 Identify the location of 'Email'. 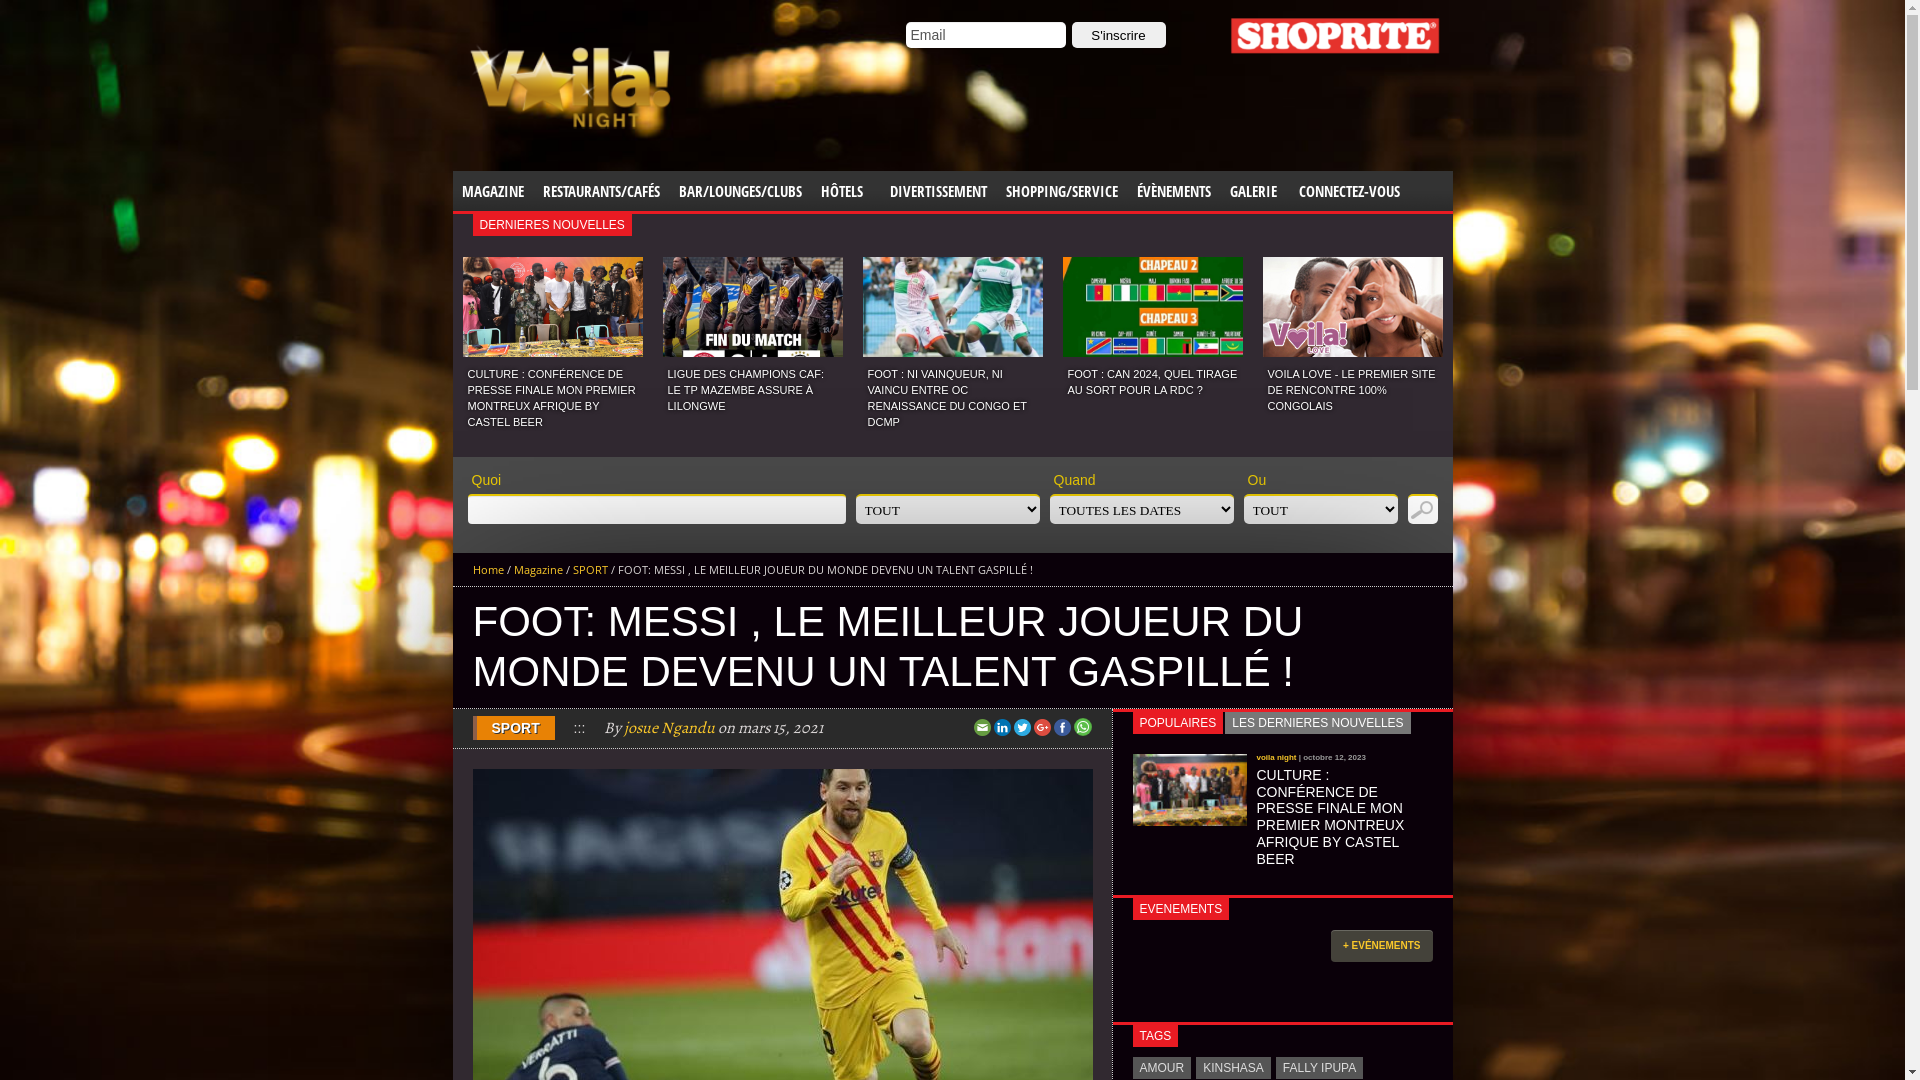
(974, 727).